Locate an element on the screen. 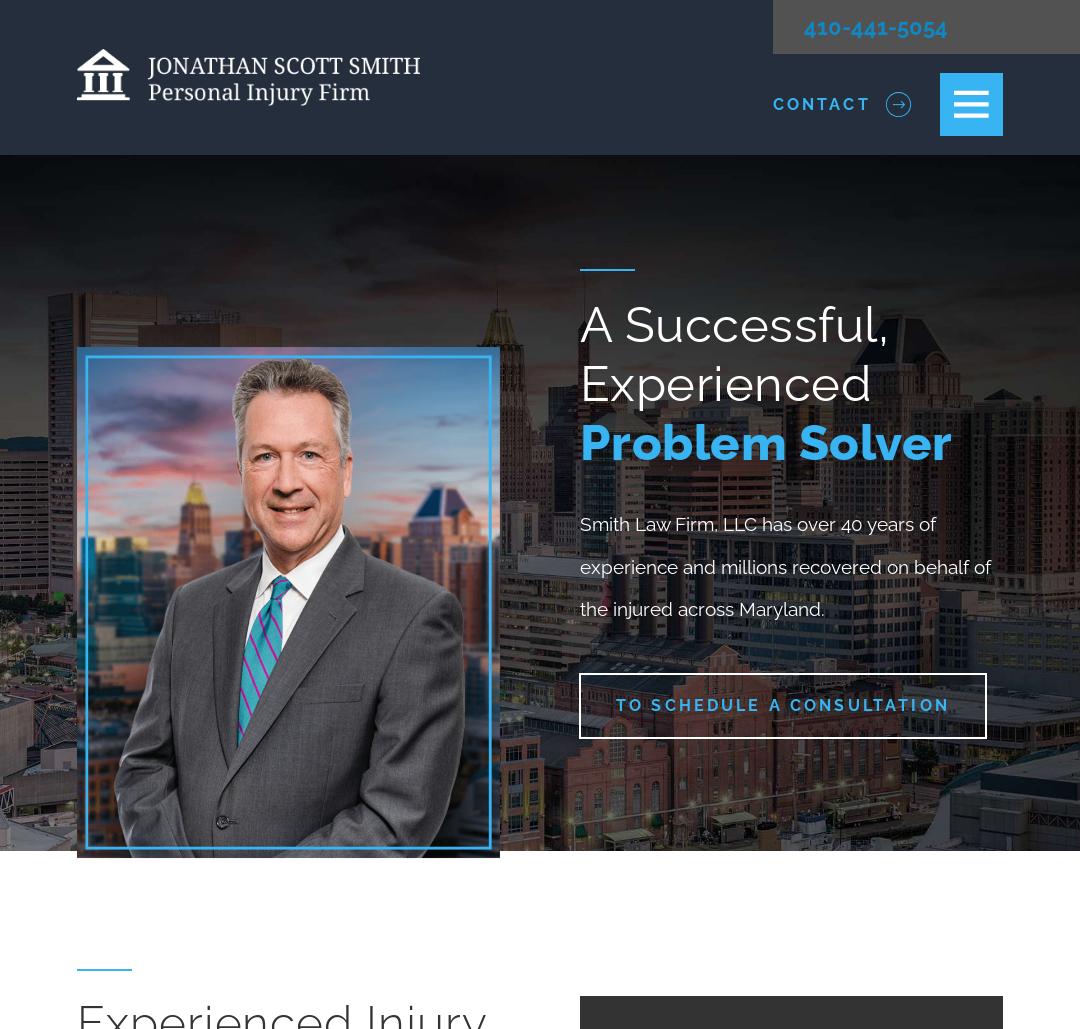  '12/24/22' is located at coordinates (654, 872).